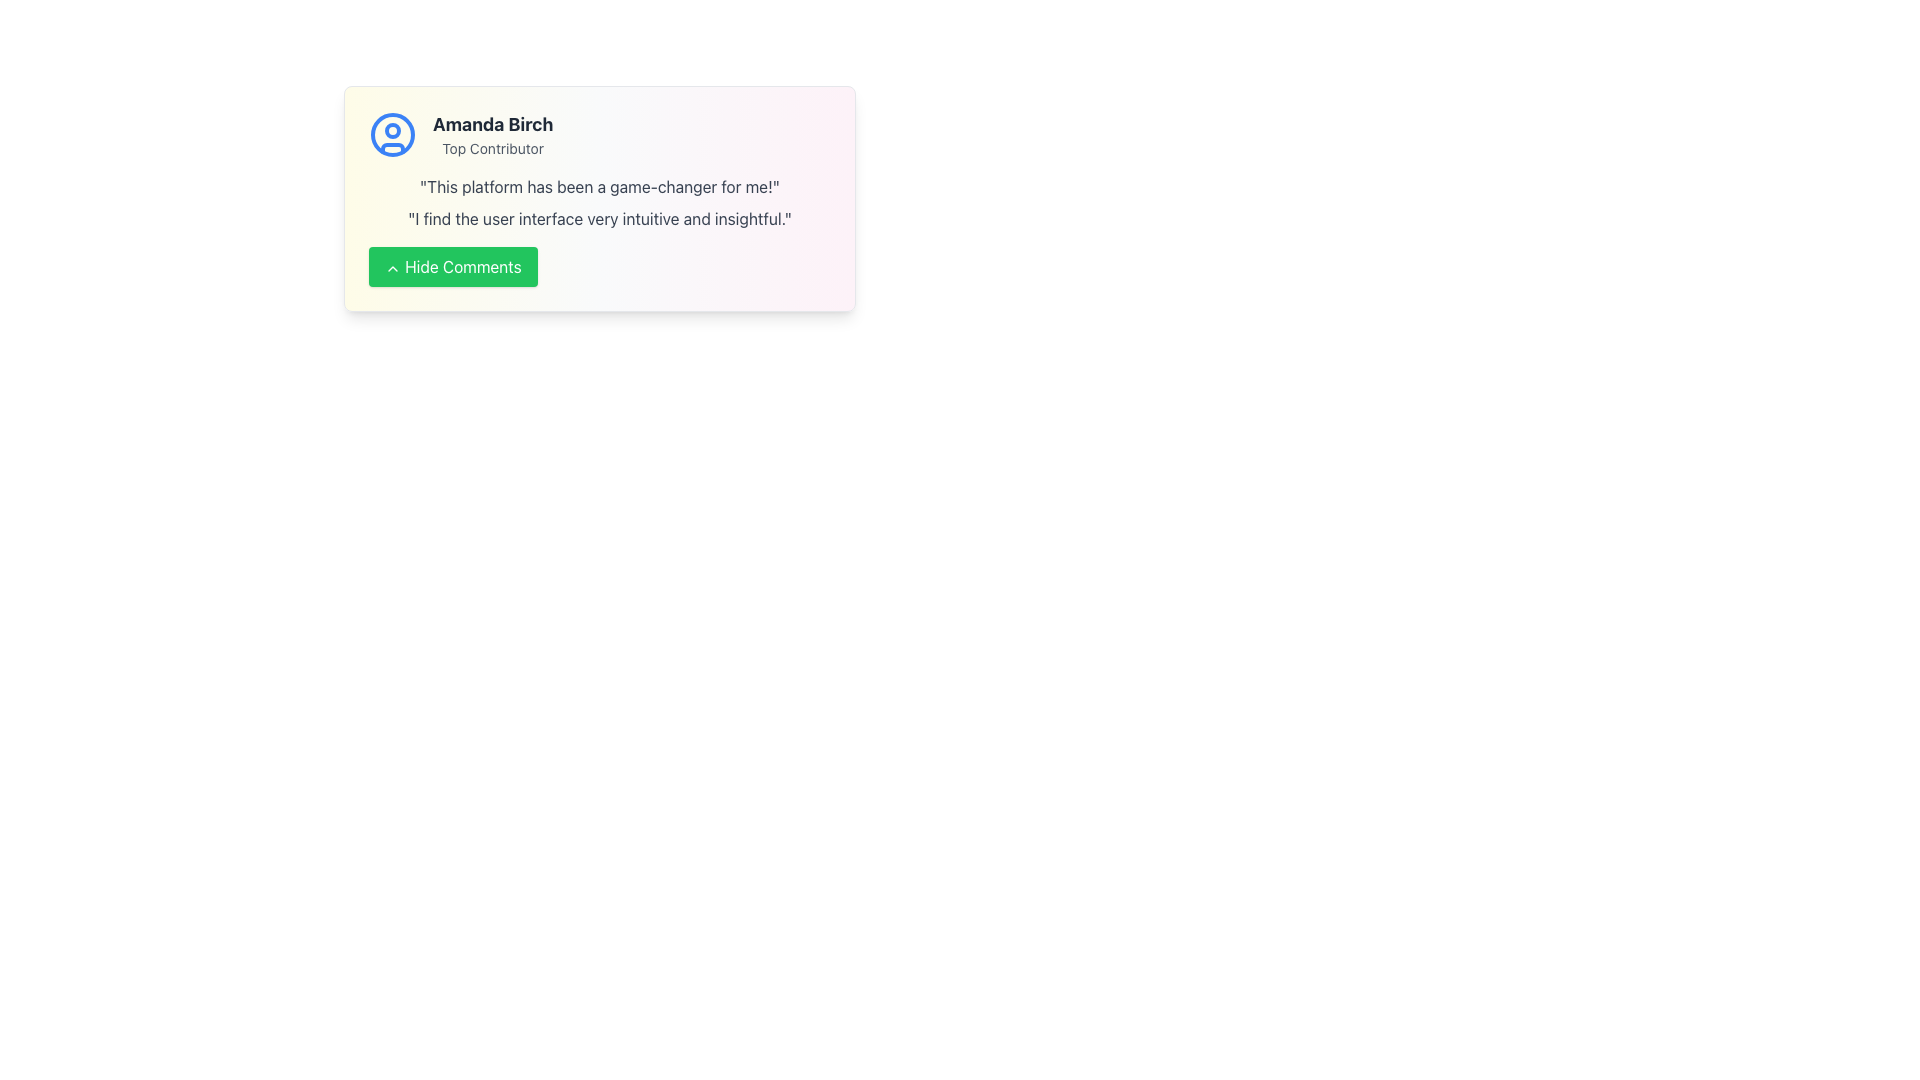 The image size is (1920, 1080). What do you see at coordinates (493, 148) in the screenshot?
I see `the static text label indicating status or role for 'Amanda Birch', located below the name 'Amanda Birch' in the top-left region of the interface` at bounding box center [493, 148].